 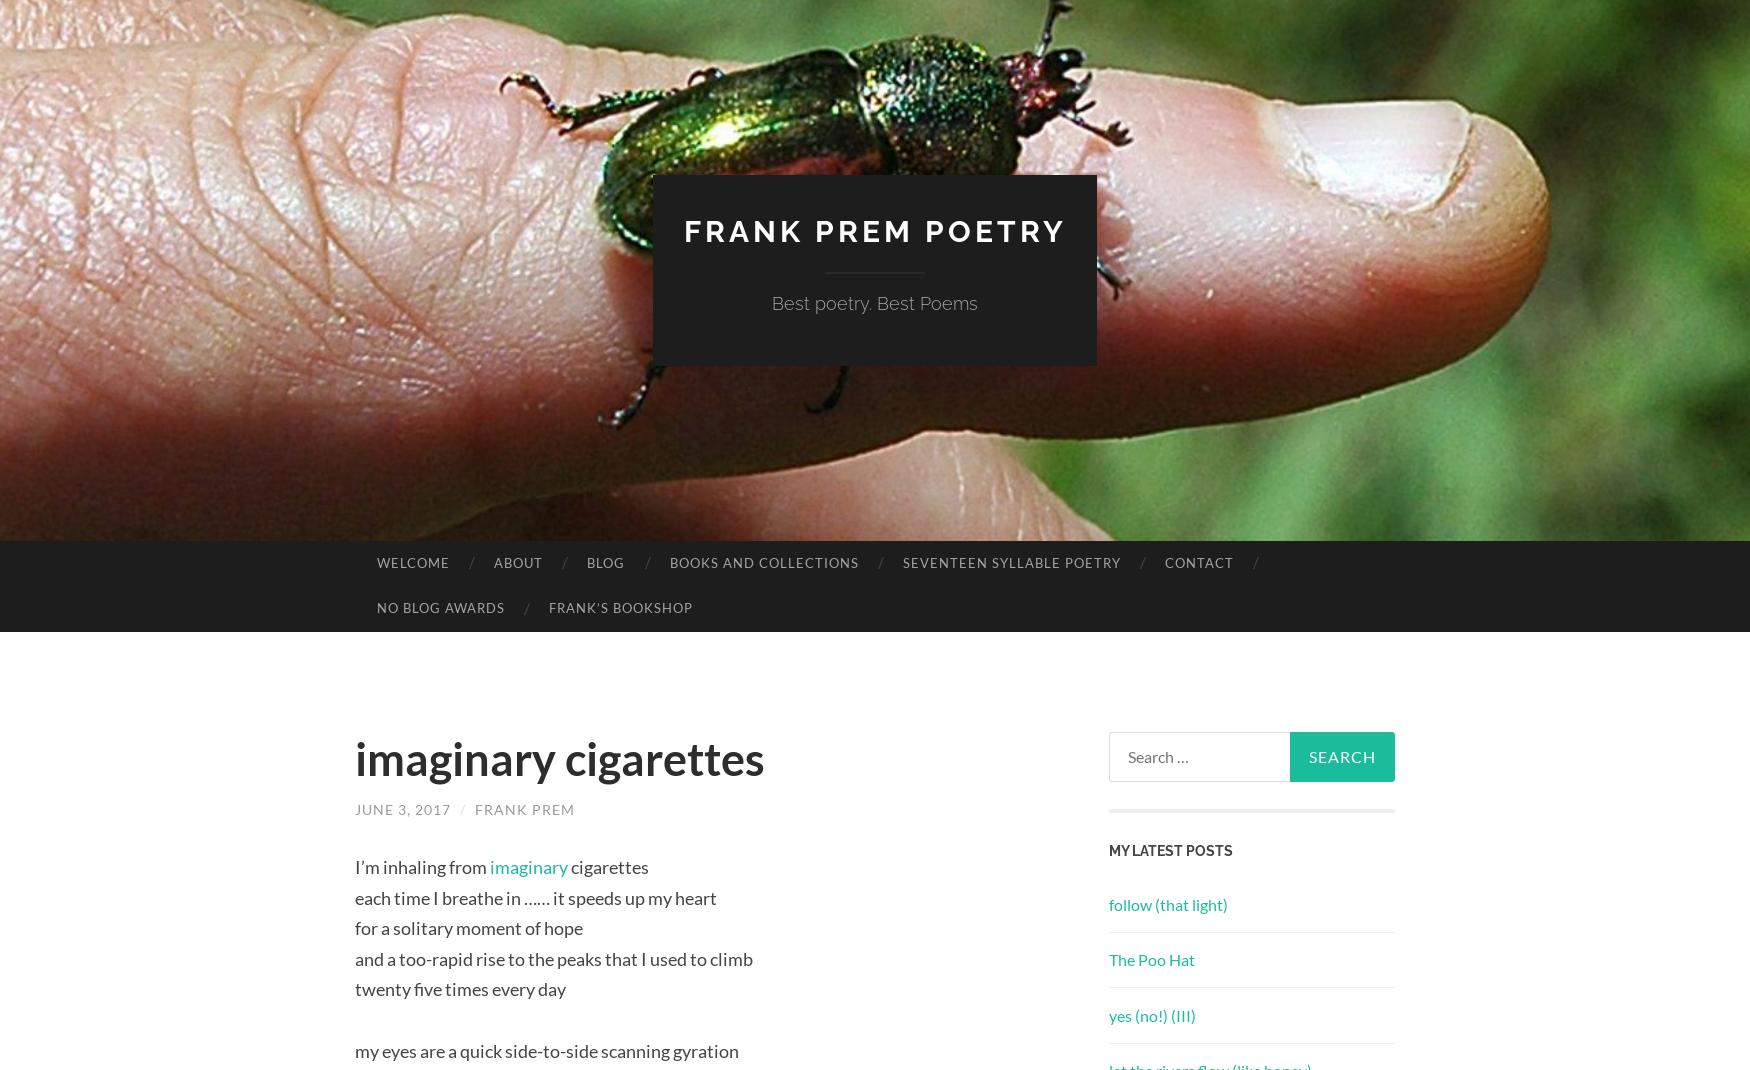 What do you see at coordinates (546, 1049) in the screenshot?
I see `'my eyes are a quick side-to-side scanning gyration'` at bounding box center [546, 1049].